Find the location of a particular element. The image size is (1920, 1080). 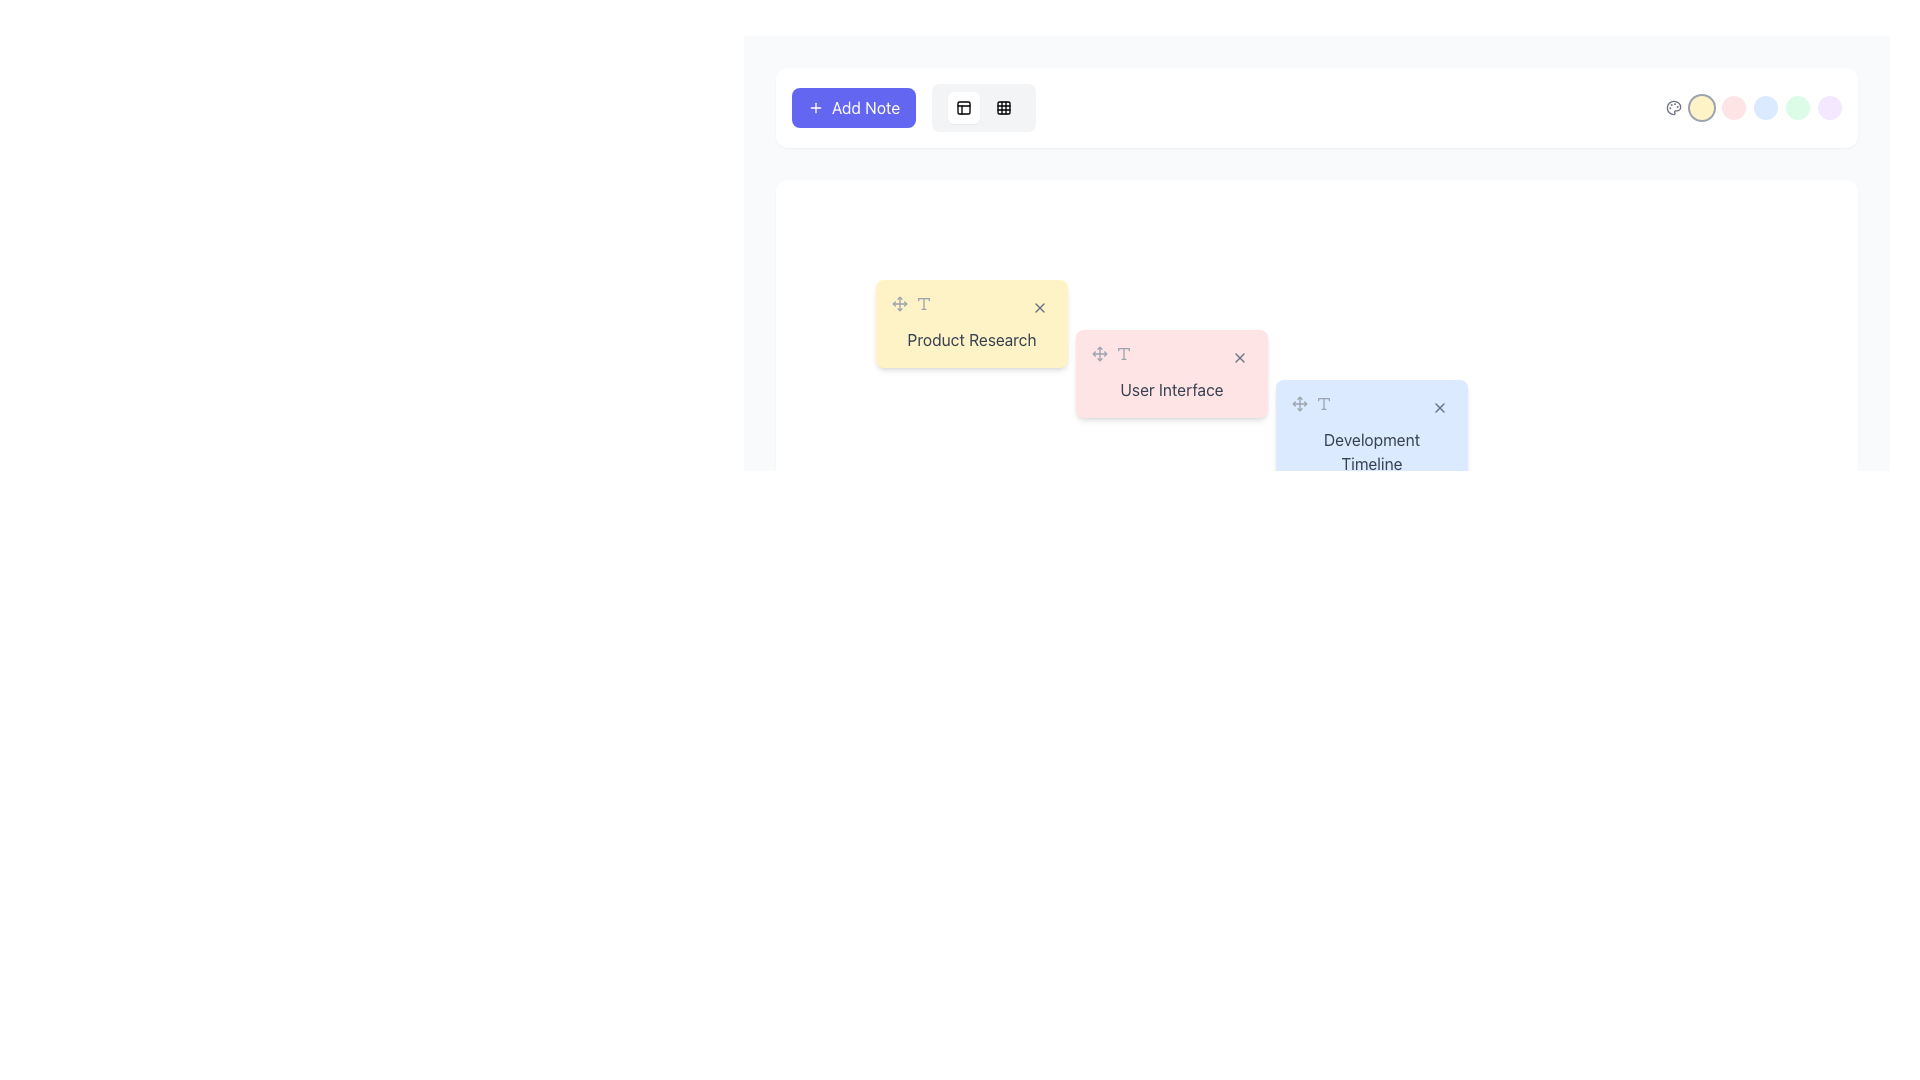

the close button located in the top-right corner of the blue 'Development Timeline' card is located at coordinates (1440, 407).